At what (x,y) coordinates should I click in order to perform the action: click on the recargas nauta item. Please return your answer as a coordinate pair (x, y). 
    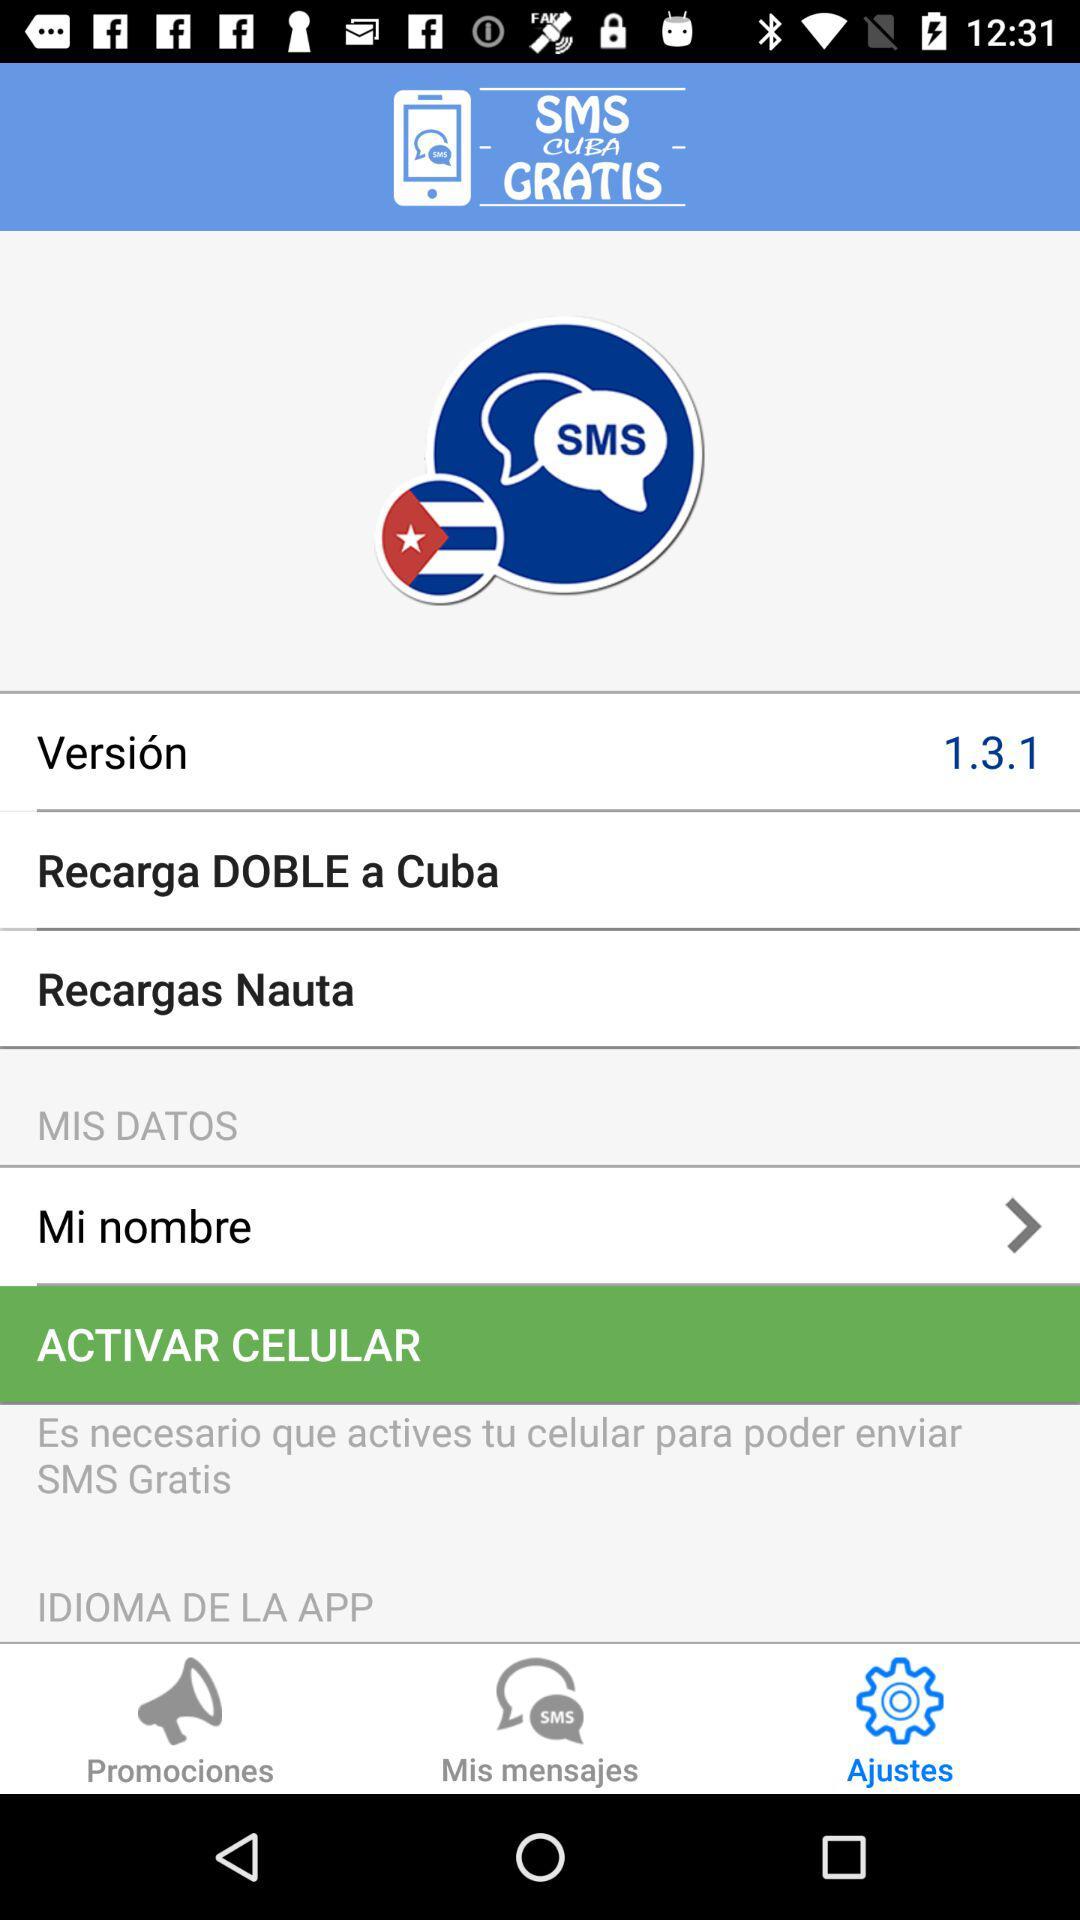
    Looking at the image, I should click on (540, 988).